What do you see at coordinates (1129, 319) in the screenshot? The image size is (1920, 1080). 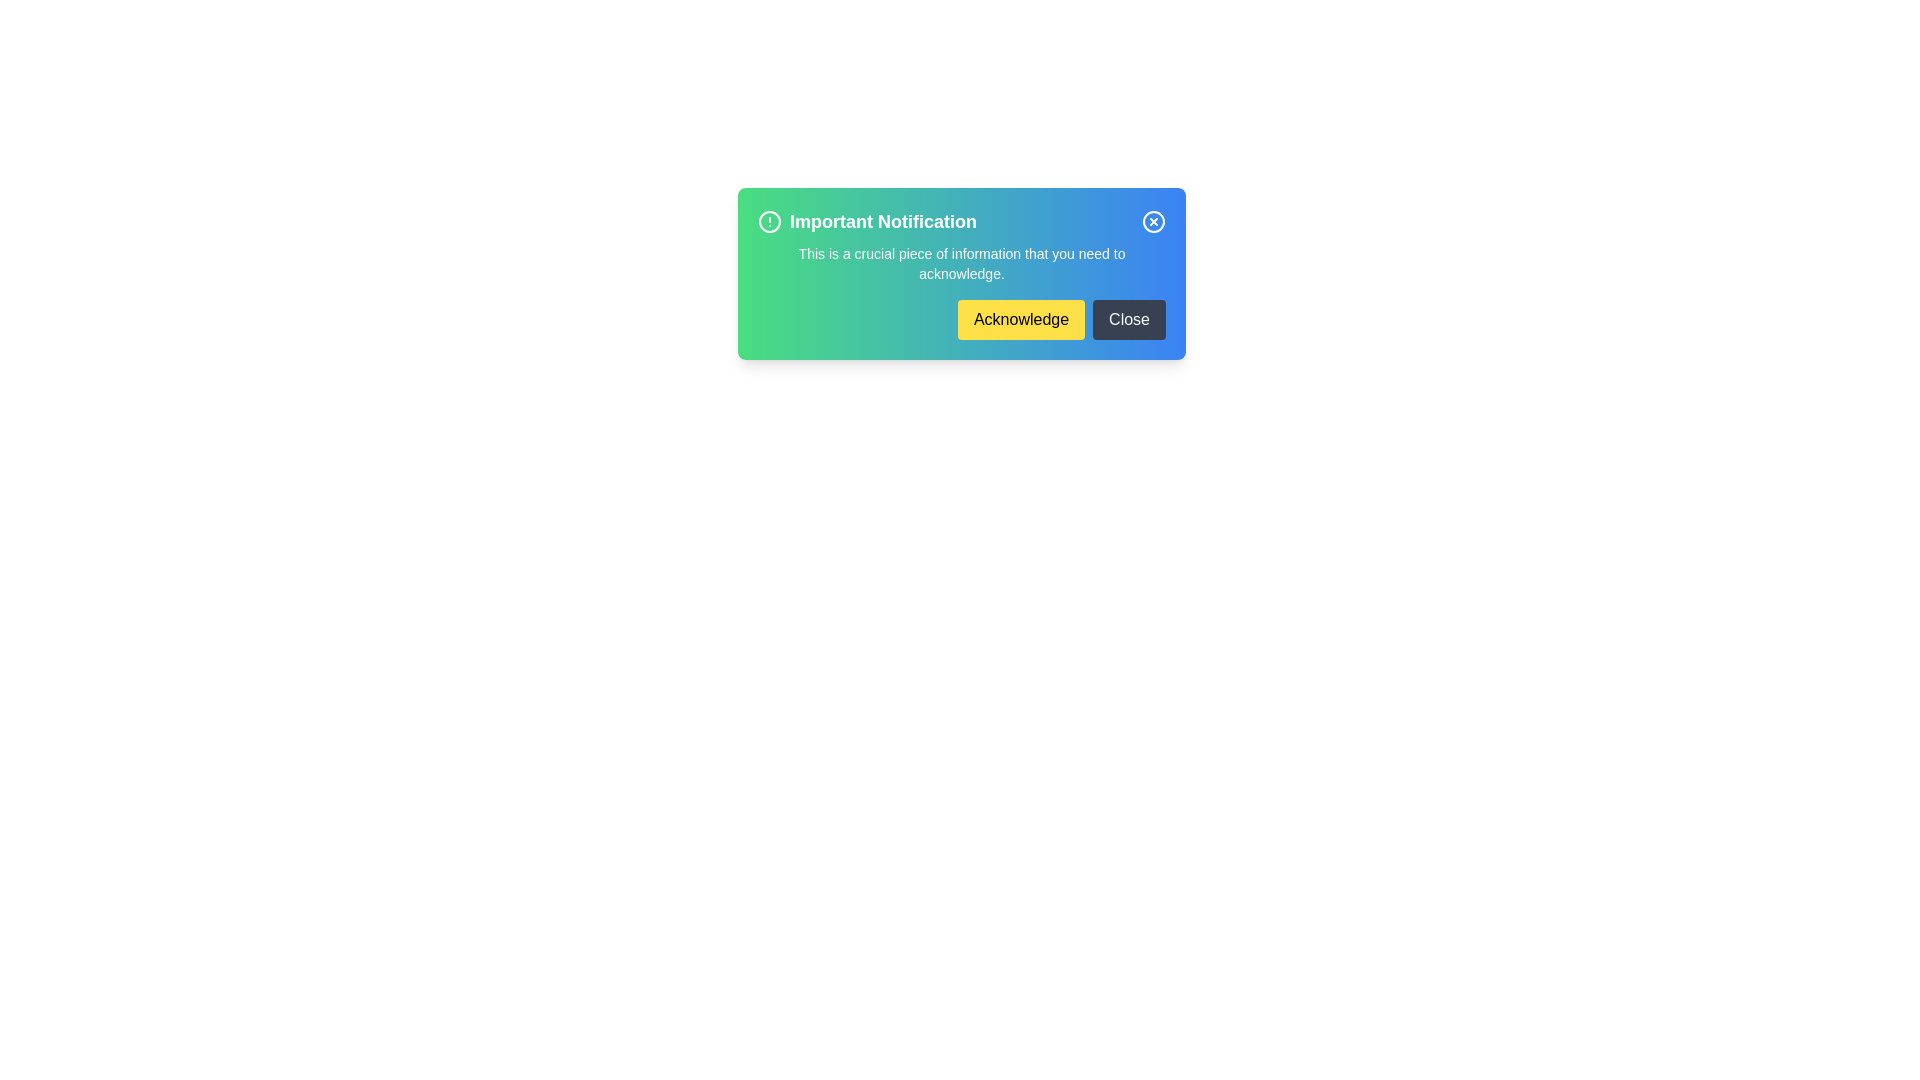 I see `the second button from the left in the bottom-right corner of the notification panel to observe hover effects` at bounding box center [1129, 319].